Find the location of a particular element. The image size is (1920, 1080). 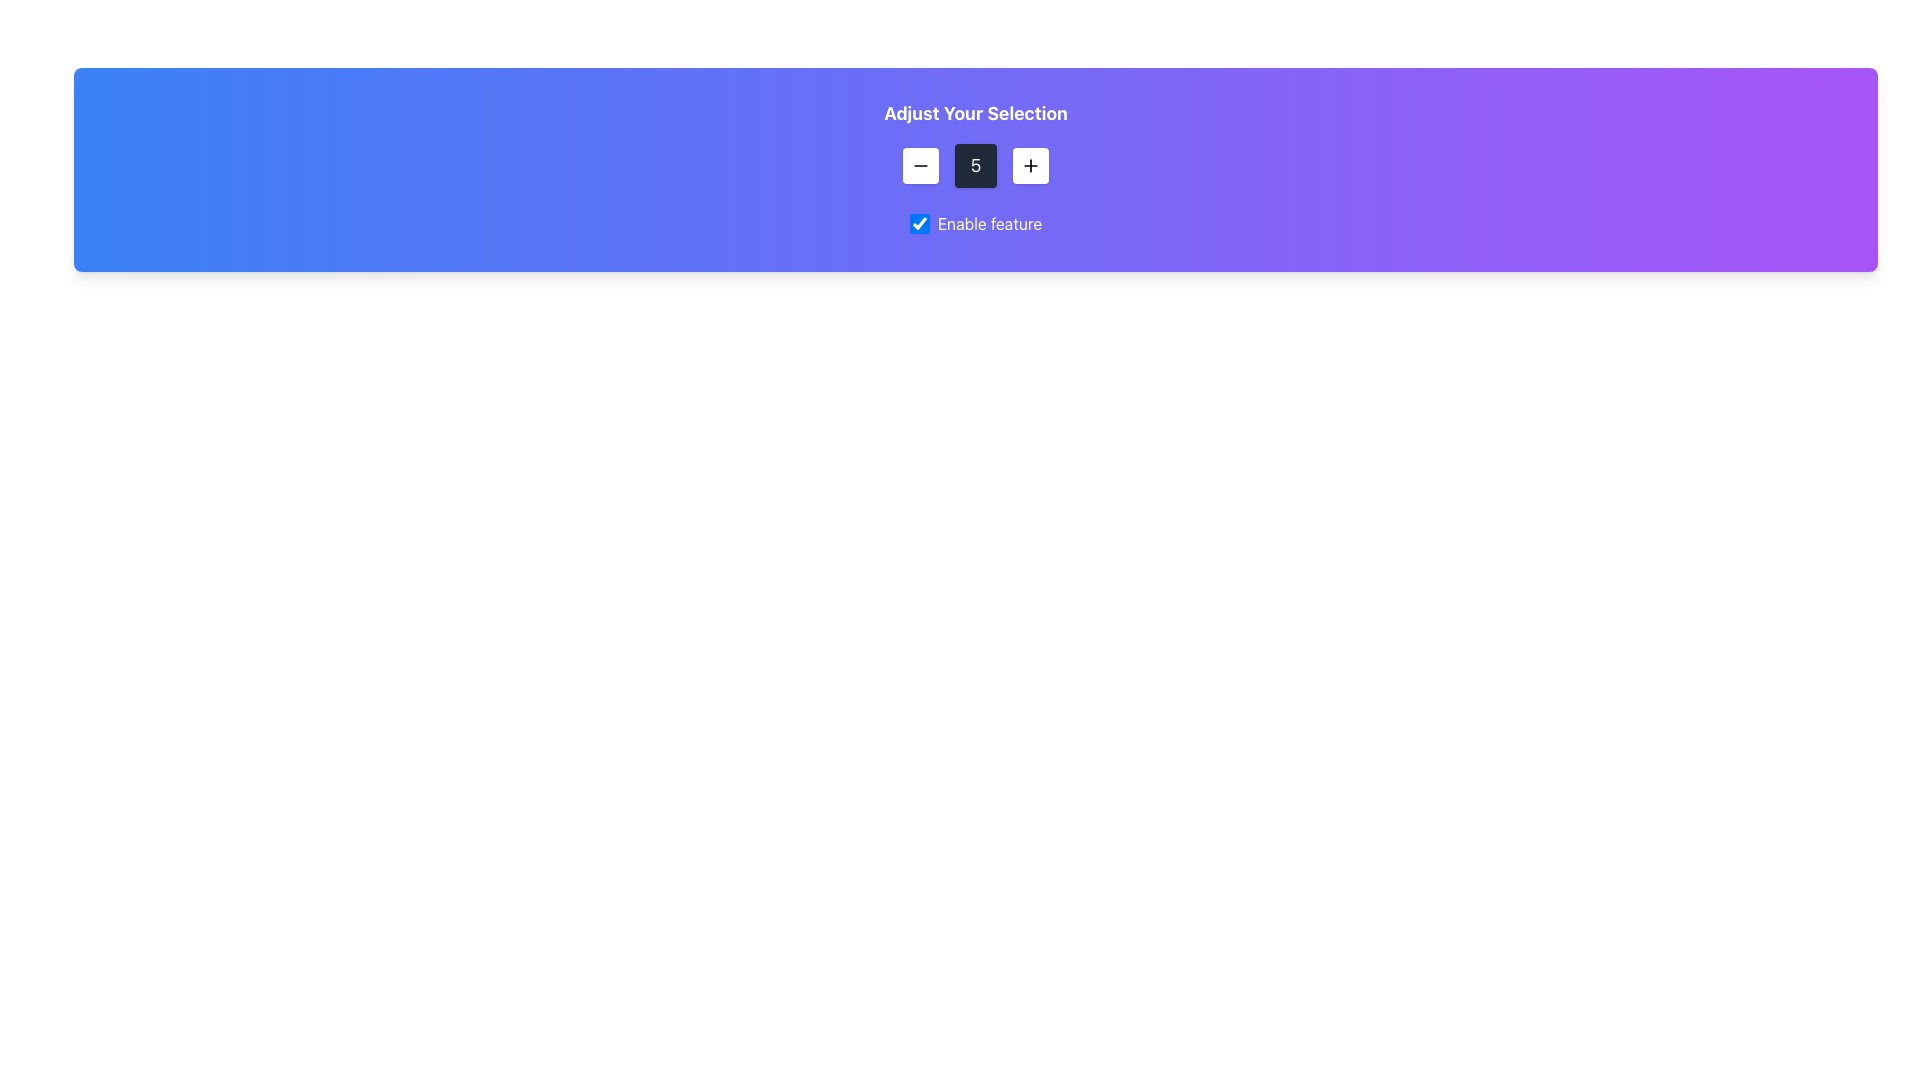

the text label reading 'Enable feature' which is styled in white text on a gradient purple background, located to the right of a checkbox is located at coordinates (989, 223).